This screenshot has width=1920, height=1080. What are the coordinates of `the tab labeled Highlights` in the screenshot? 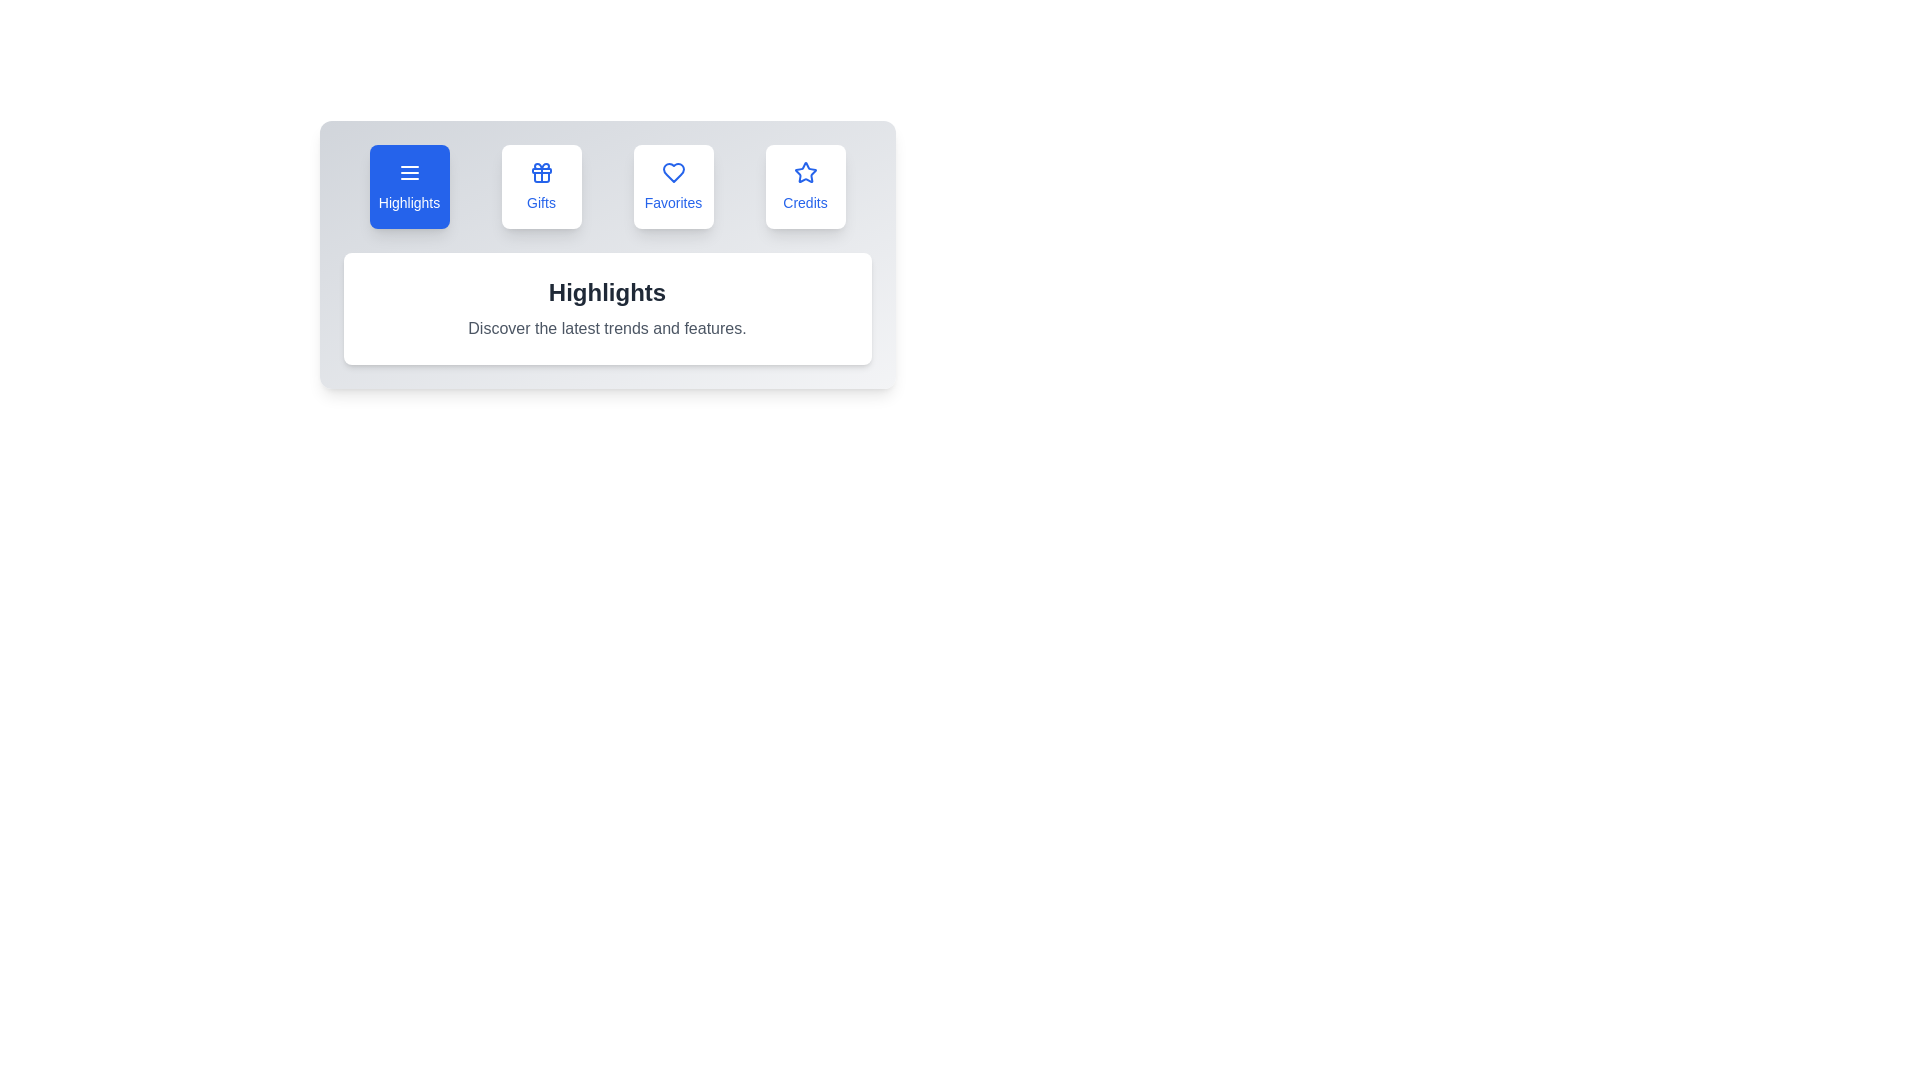 It's located at (408, 186).